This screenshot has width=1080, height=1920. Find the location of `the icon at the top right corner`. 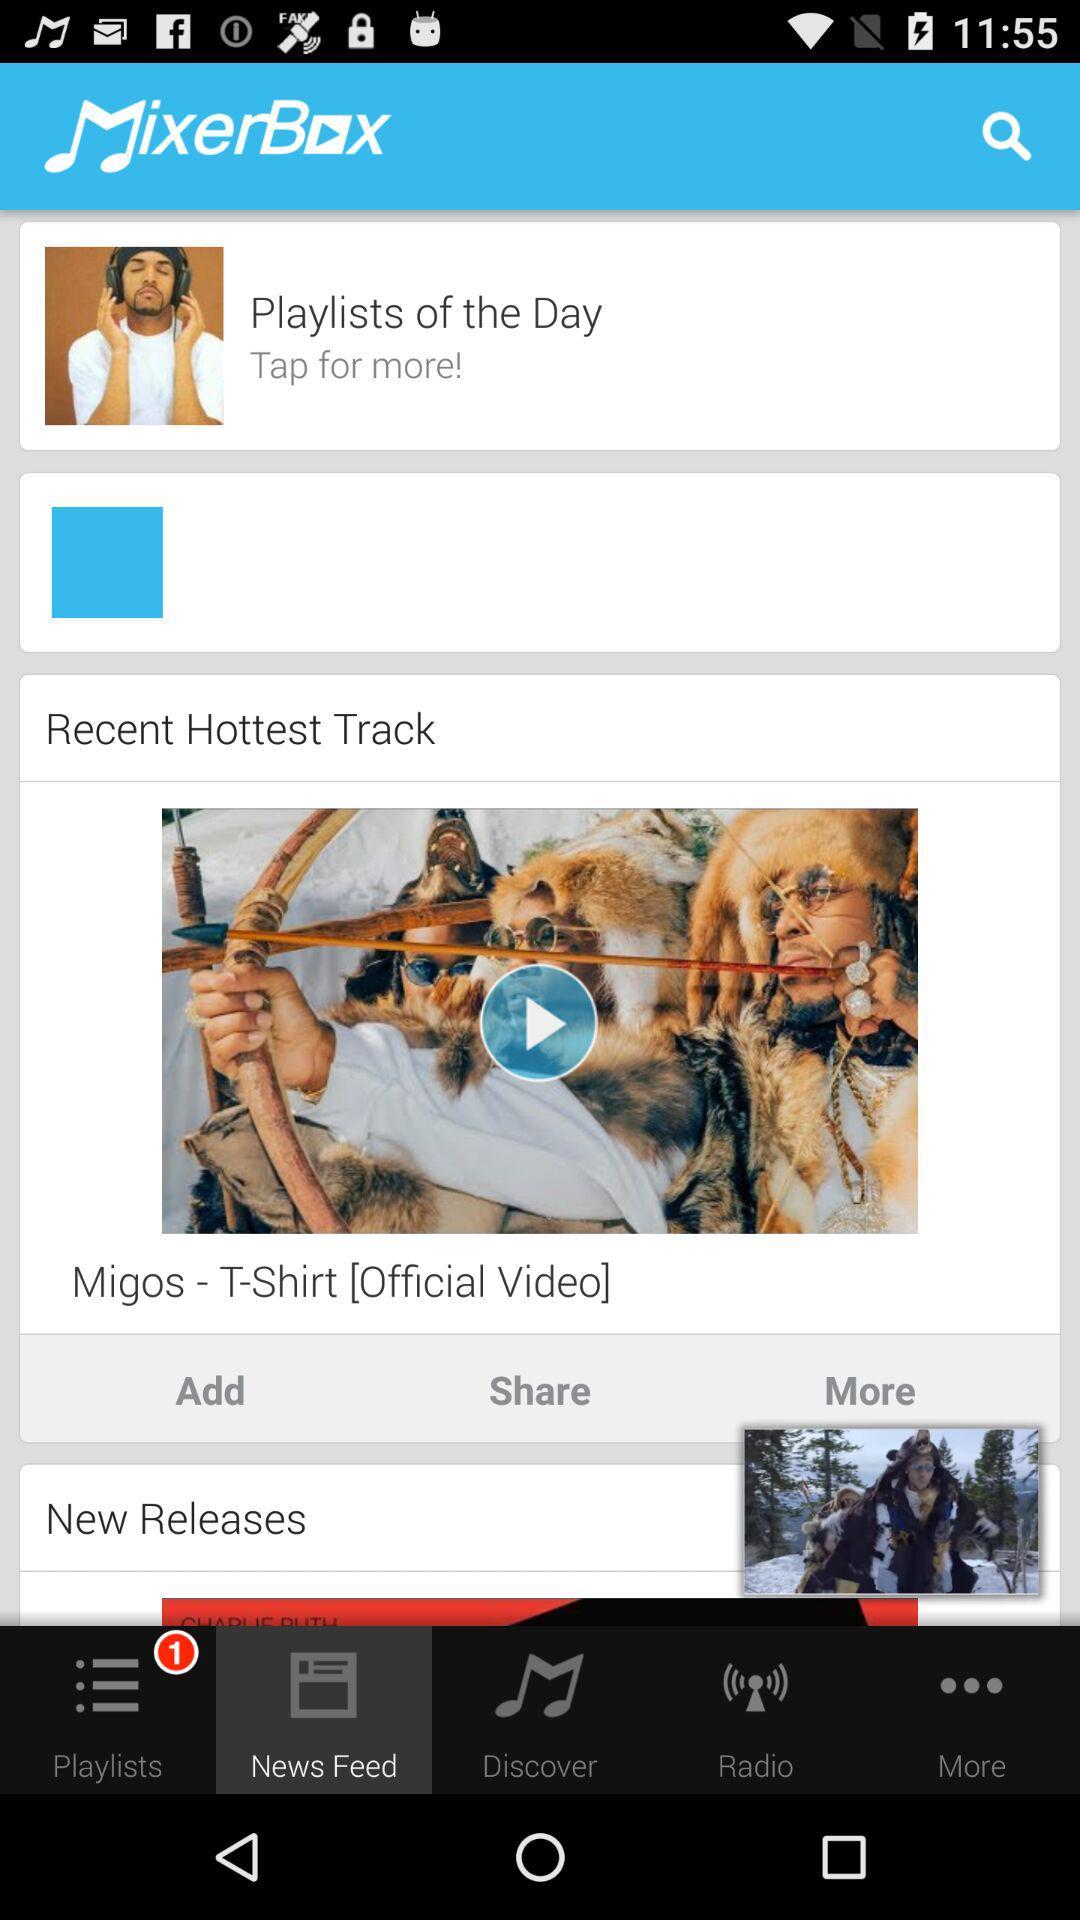

the icon at the top right corner is located at coordinates (1006, 135).